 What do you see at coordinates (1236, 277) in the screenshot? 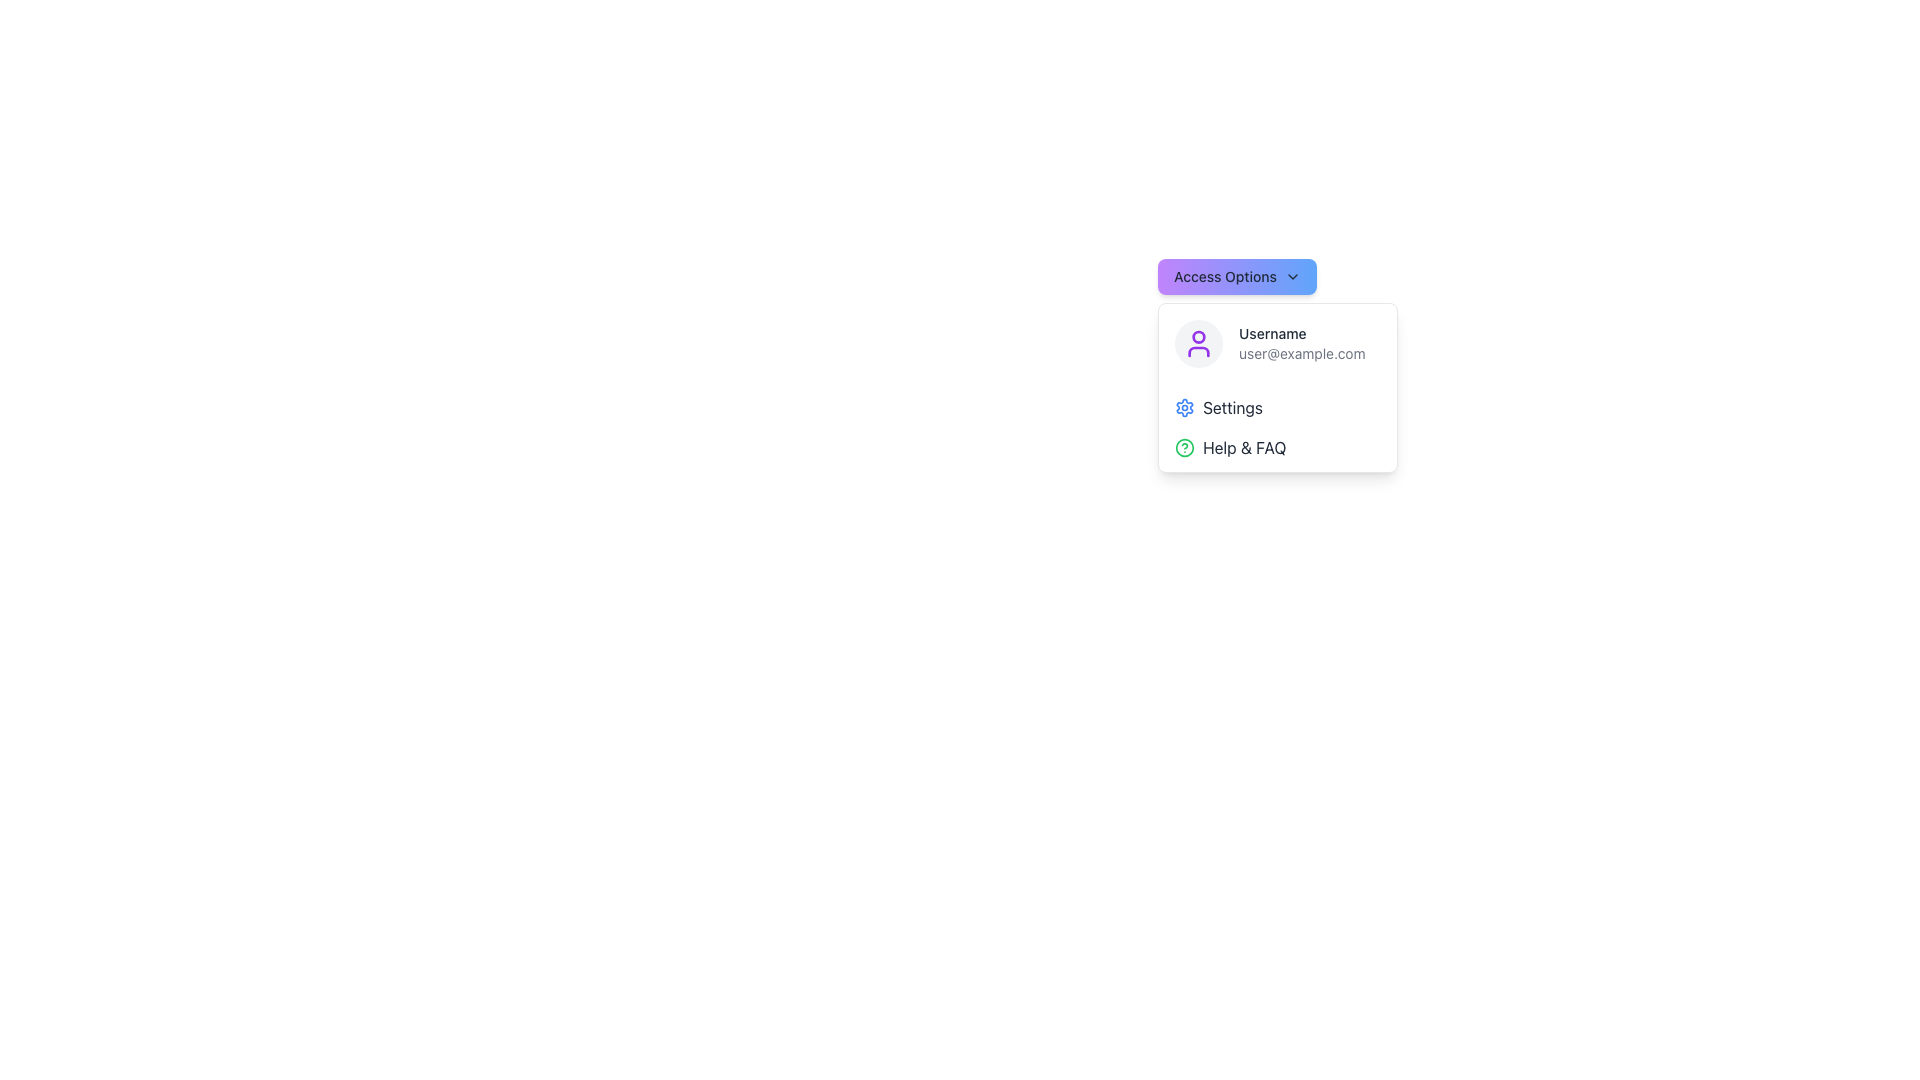
I see `the button located at the top-right region of the interface that toggles the dropdown menu for user-related options like account settings and help` at bounding box center [1236, 277].